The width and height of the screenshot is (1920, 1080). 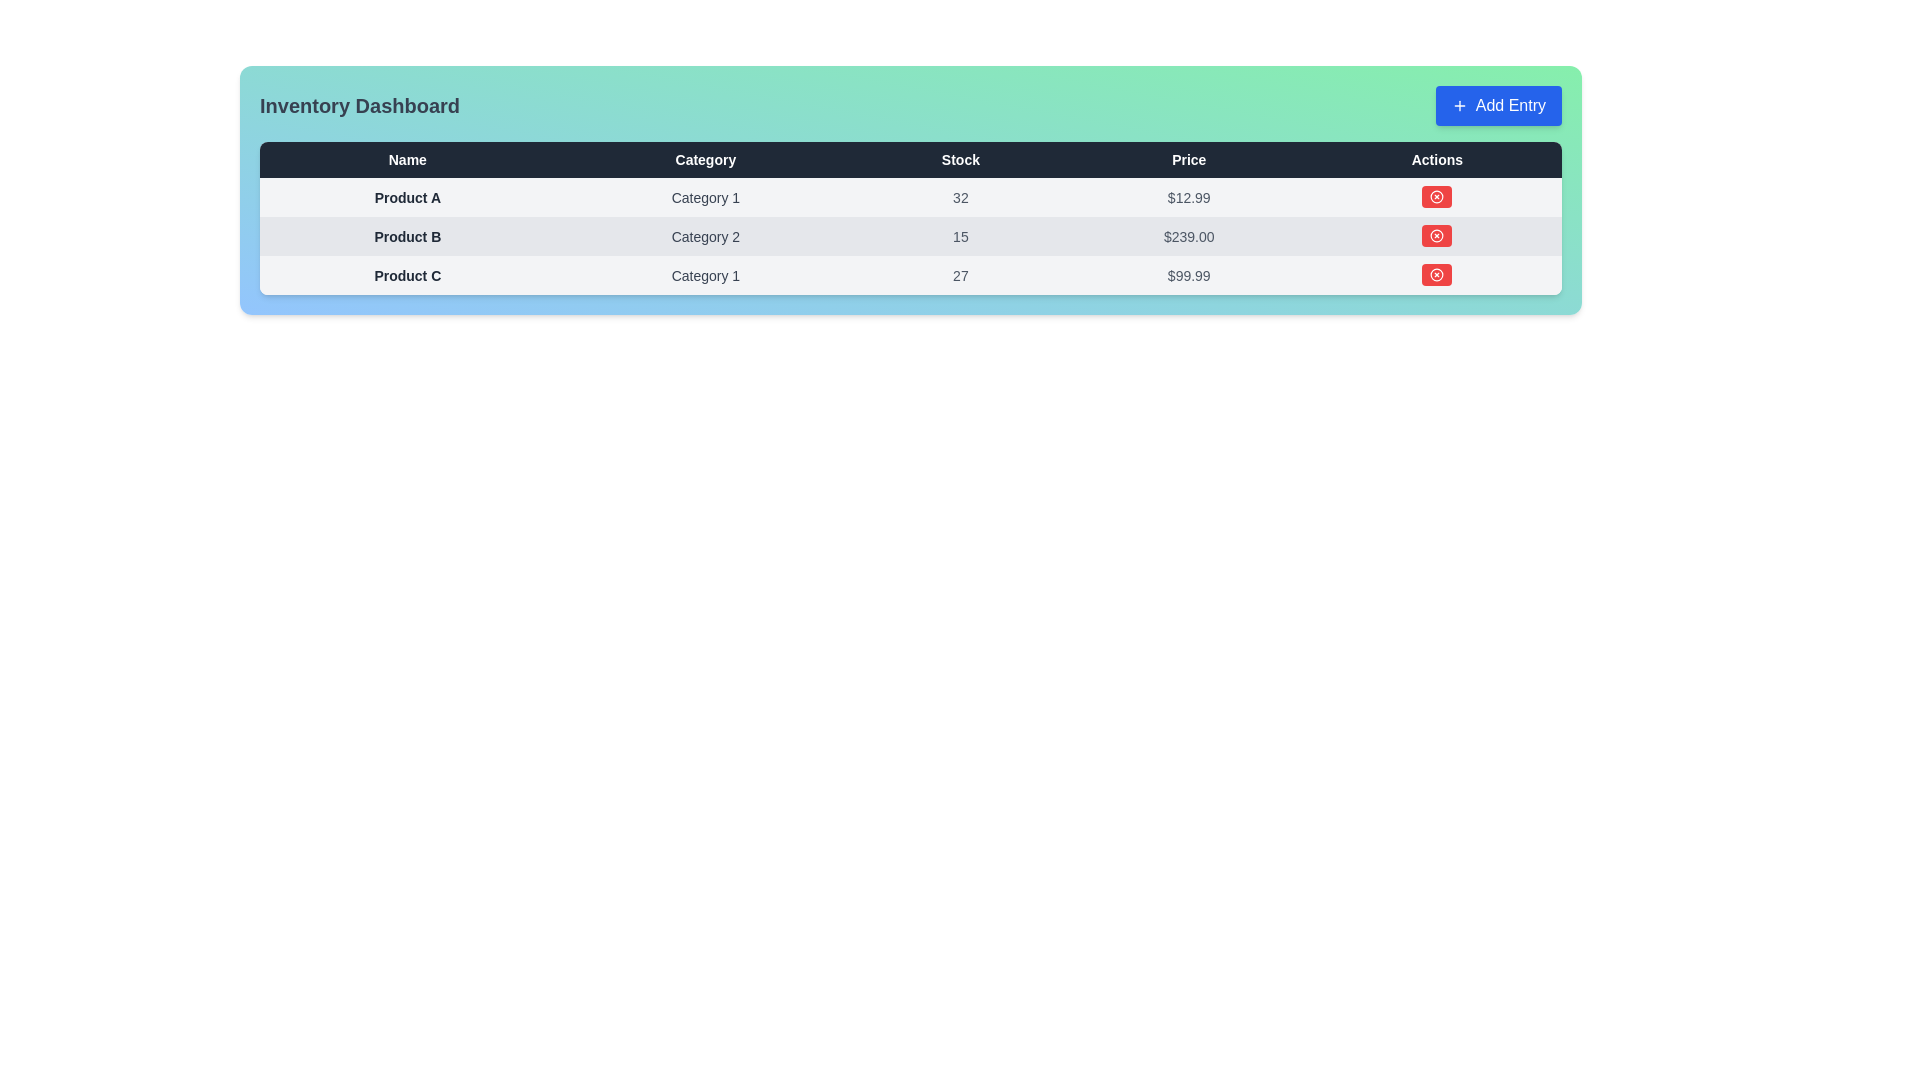 I want to click on the interactive button in the 'Actions' column of the third row in the table, so click(x=1436, y=196).